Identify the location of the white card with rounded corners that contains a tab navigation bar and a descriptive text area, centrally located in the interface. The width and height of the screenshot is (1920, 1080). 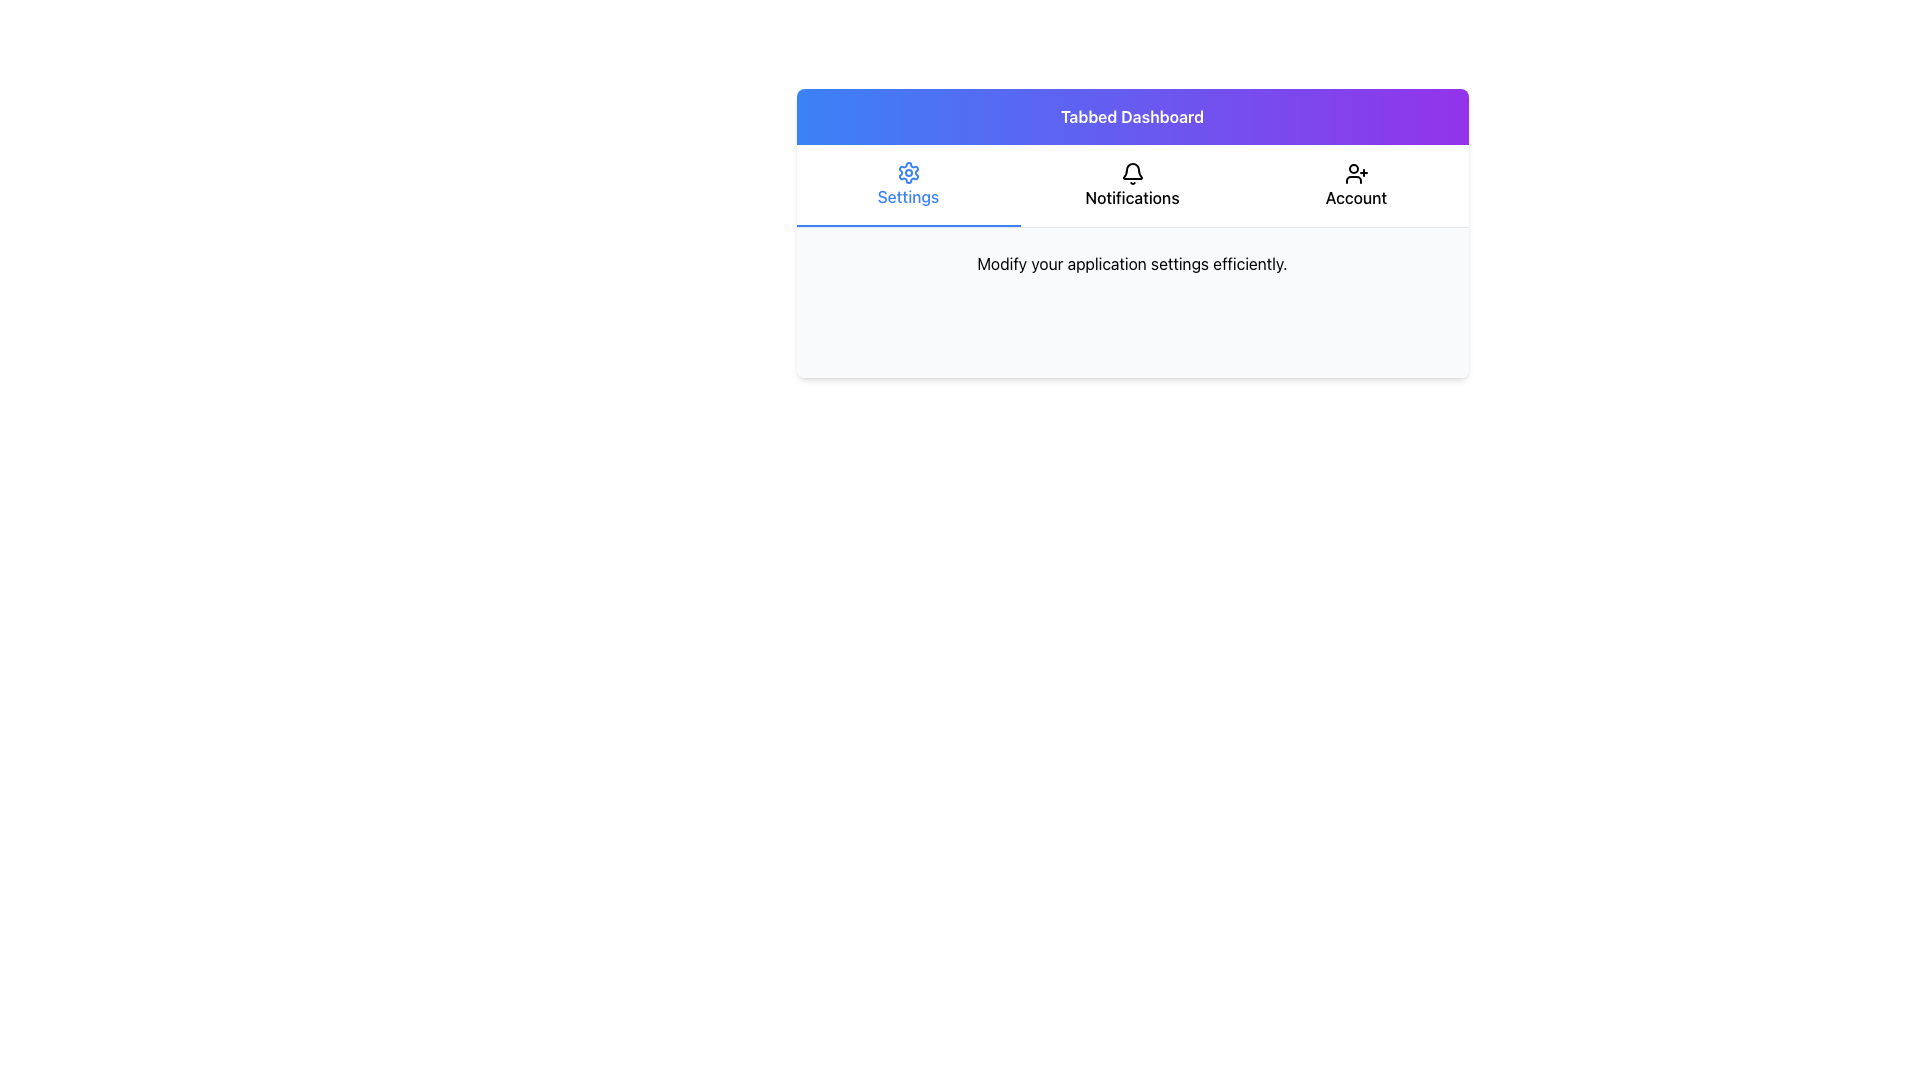
(1132, 232).